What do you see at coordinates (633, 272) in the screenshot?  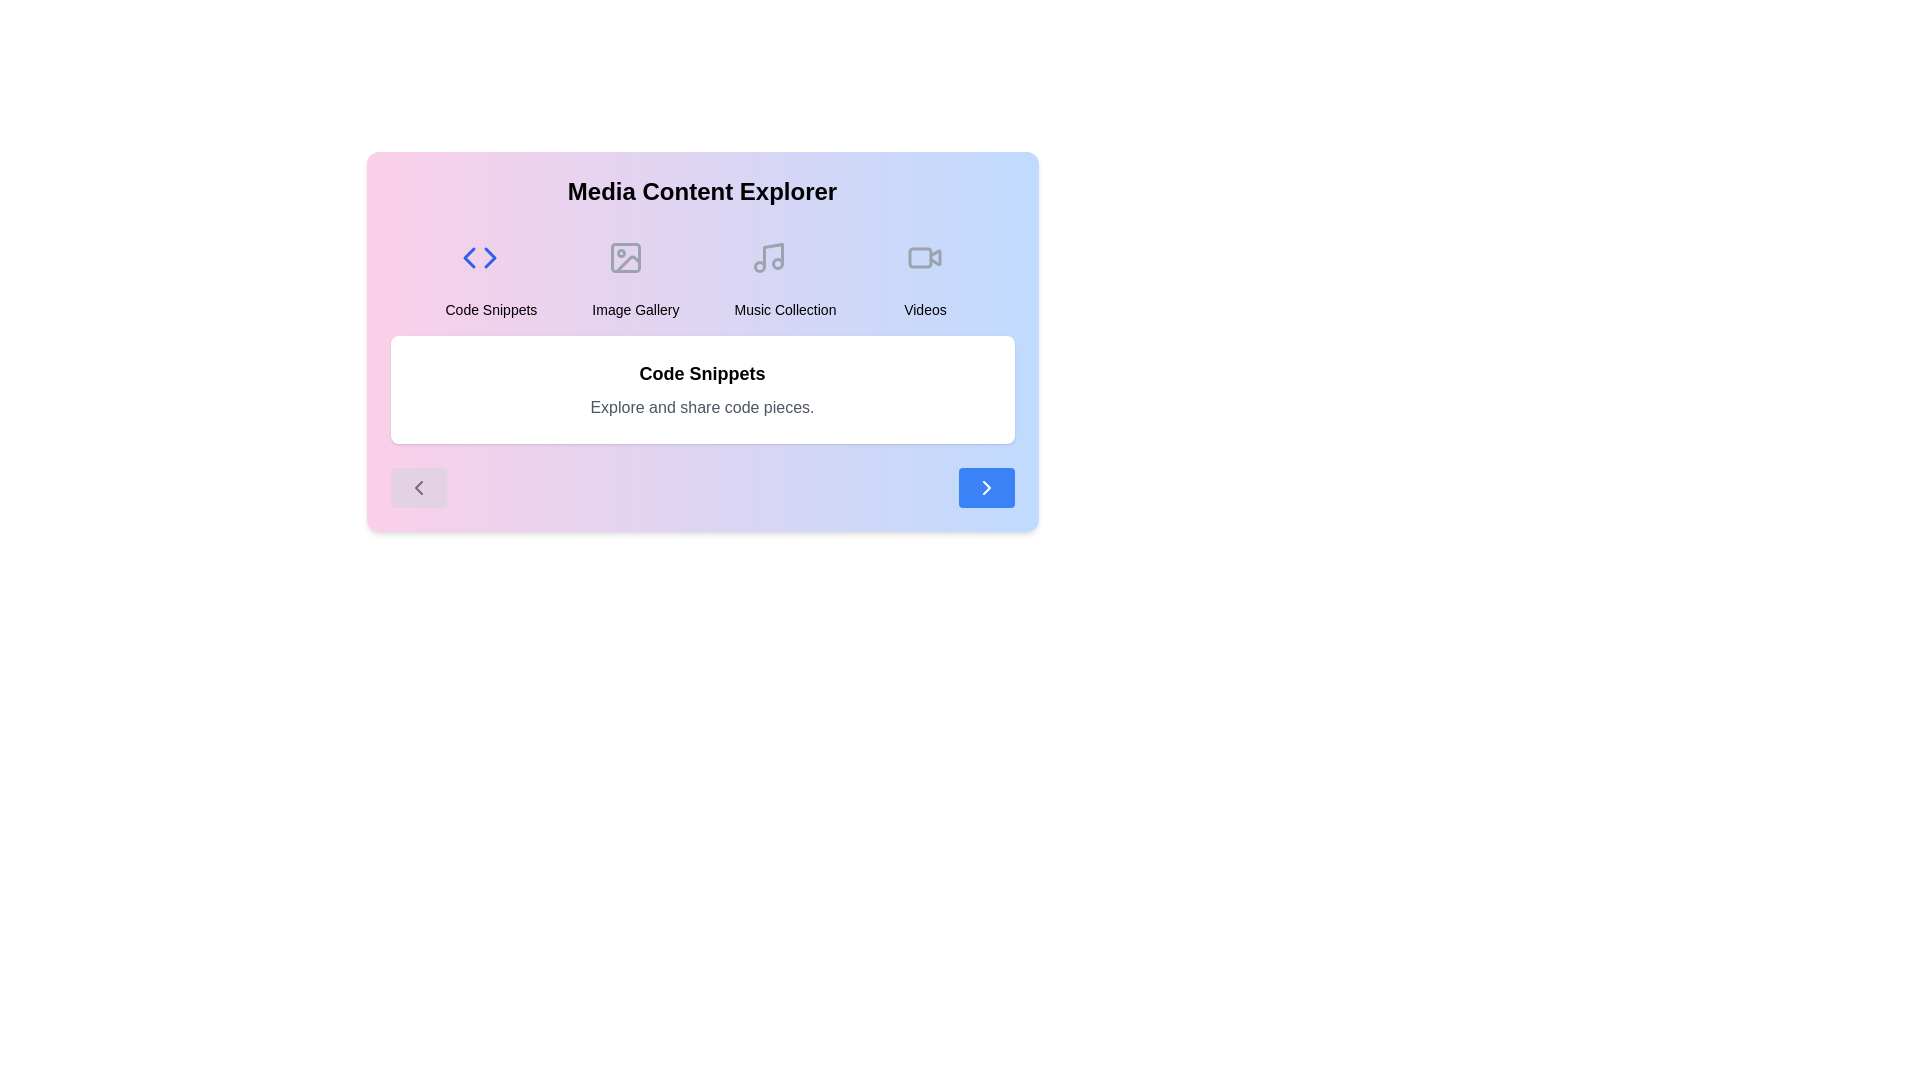 I see `the content category Image Gallery by clicking on its respective button` at bounding box center [633, 272].